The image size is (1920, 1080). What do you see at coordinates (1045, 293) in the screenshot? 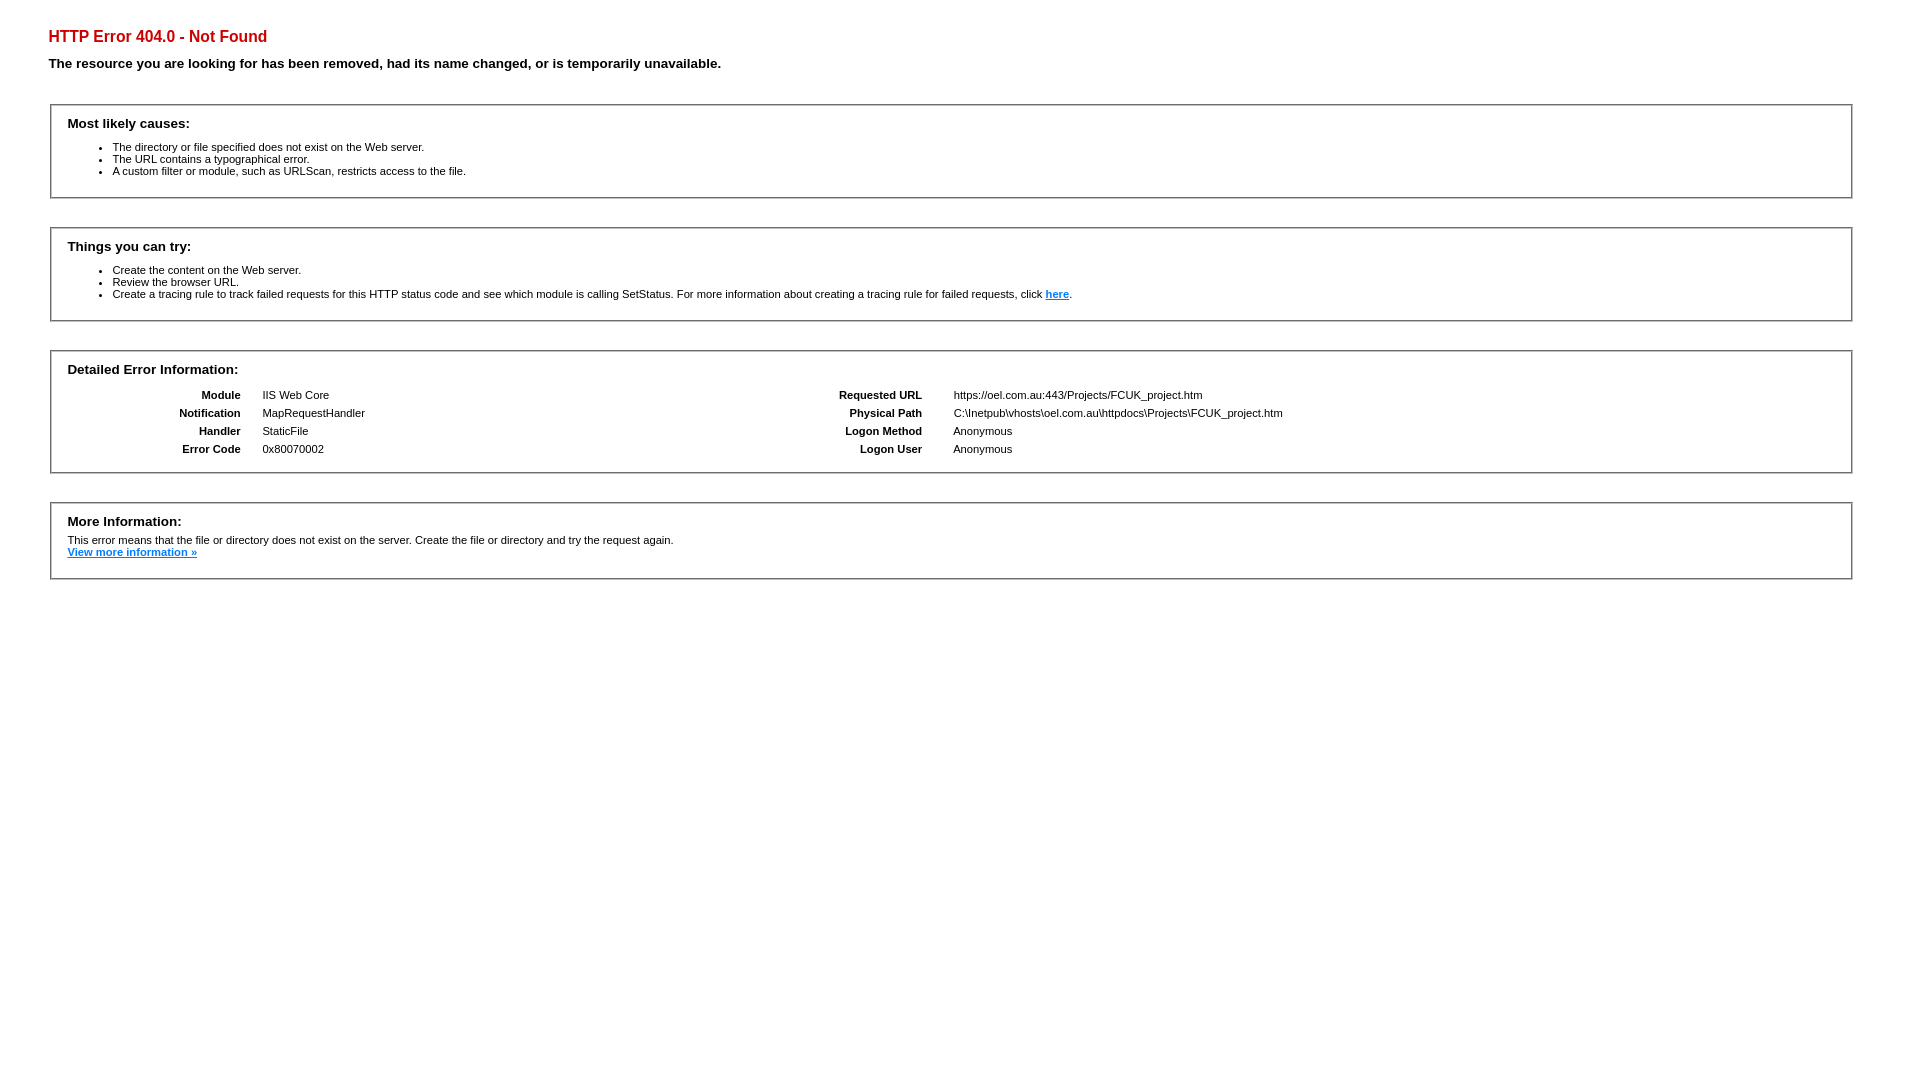
I see `'here'` at bounding box center [1045, 293].